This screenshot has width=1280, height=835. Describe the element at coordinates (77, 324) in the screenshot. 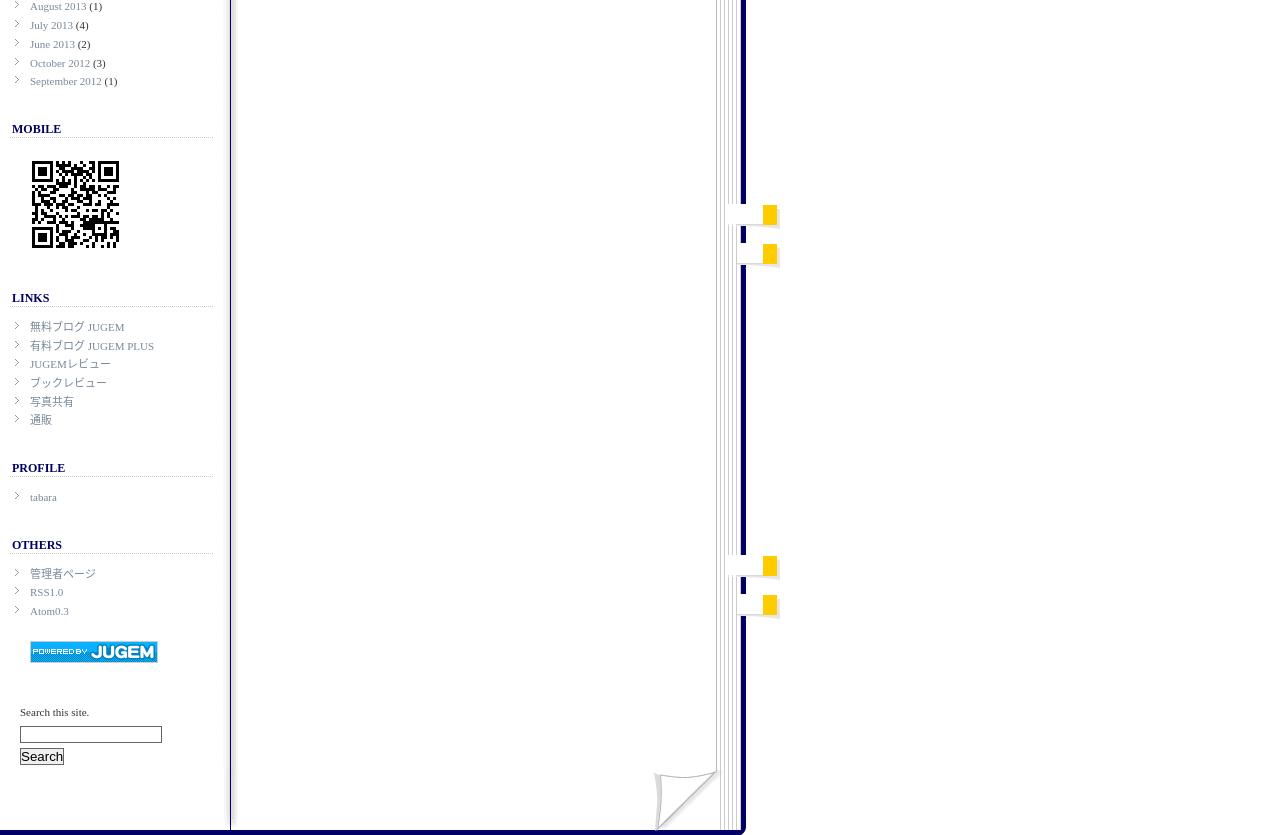

I see `'無料ブログ JUGEM'` at that location.